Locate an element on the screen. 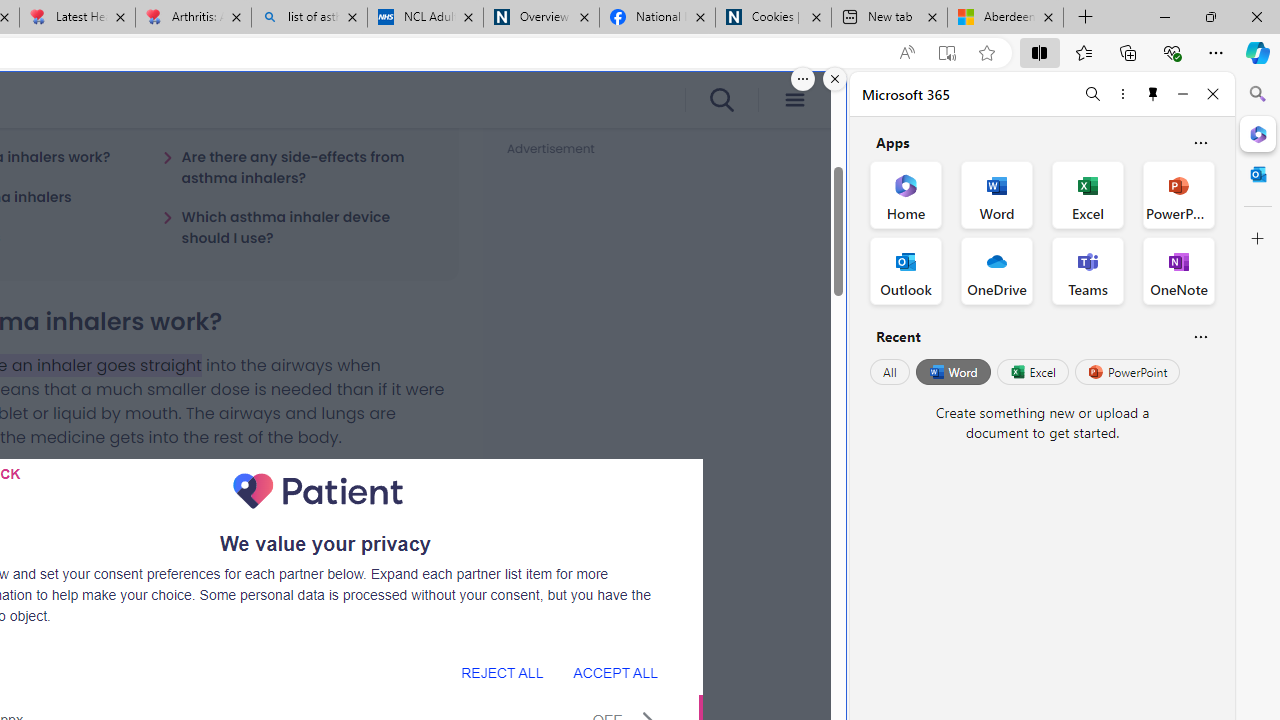 This screenshot has height=720, width=1280. 'Are there any side-effects from asthma inhalers?' is located at coordinates (297, 166).